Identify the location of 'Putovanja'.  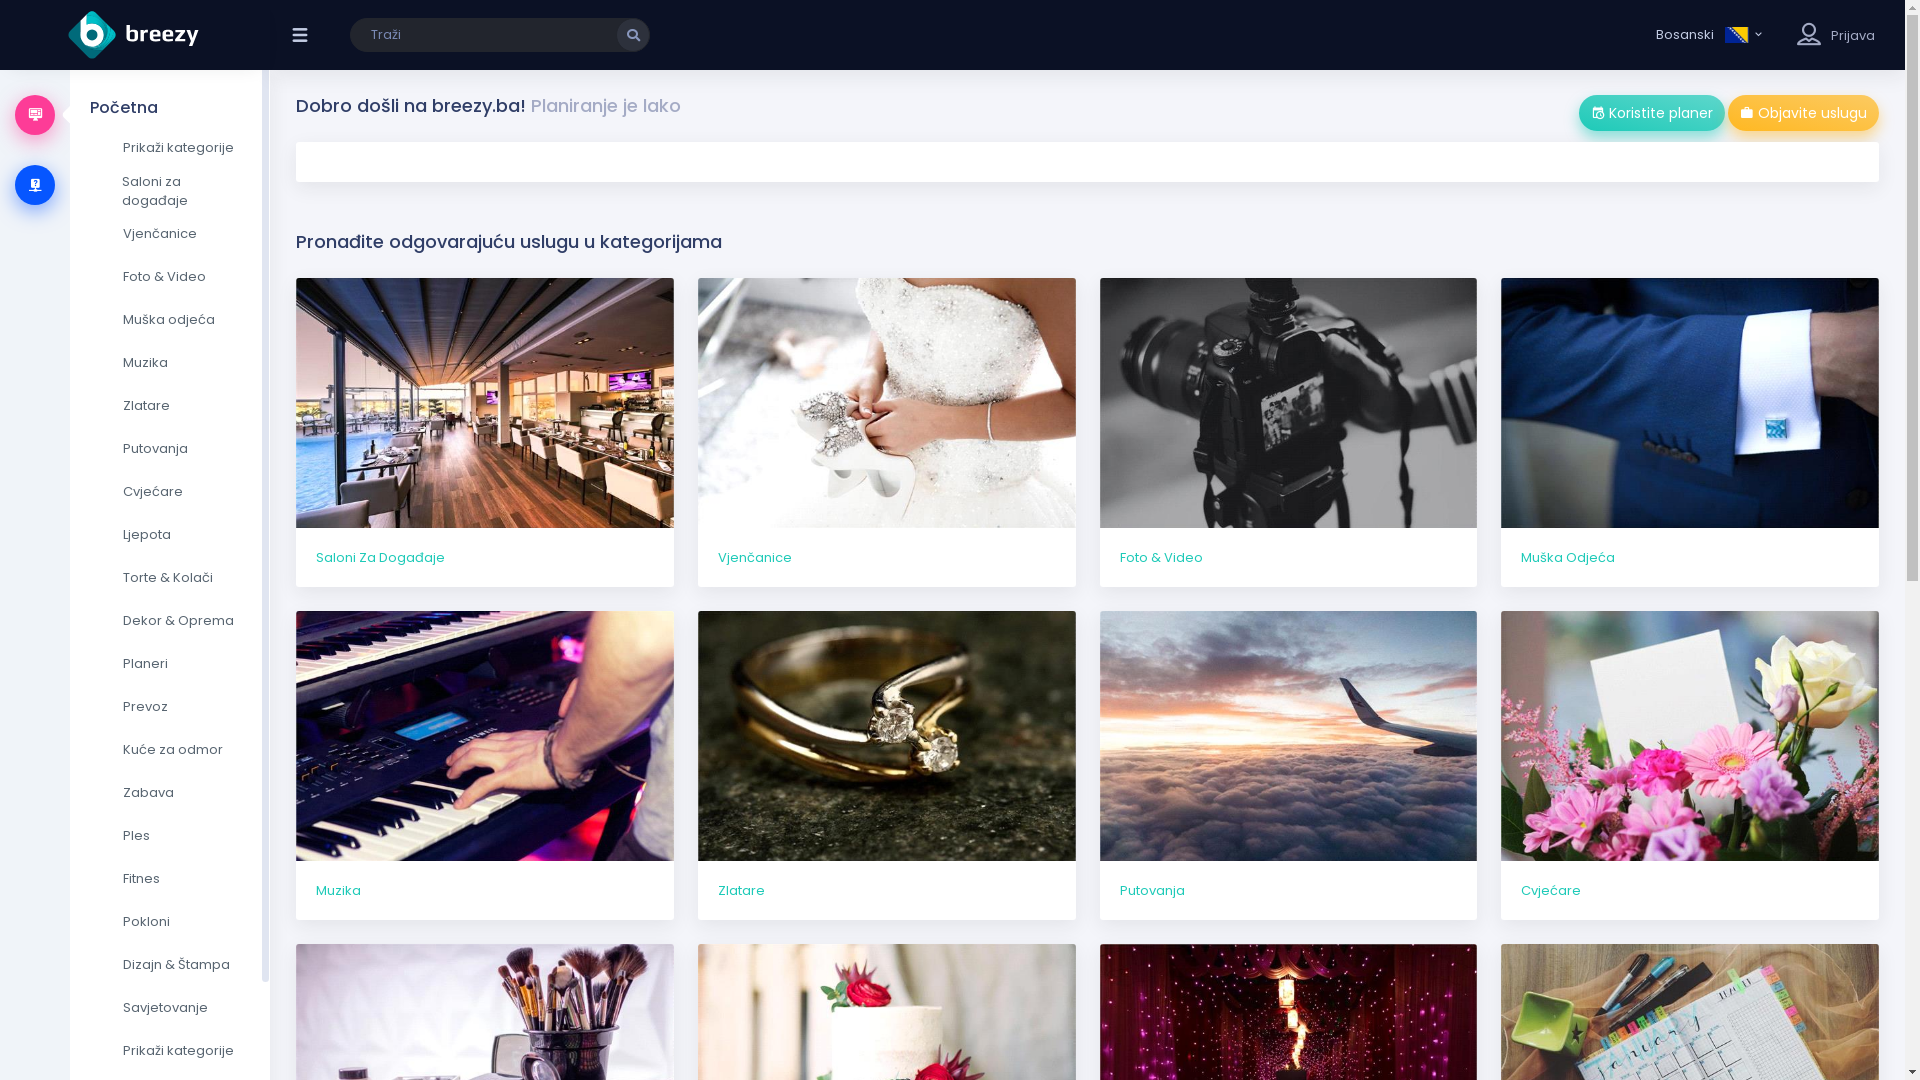
(1289, 765).